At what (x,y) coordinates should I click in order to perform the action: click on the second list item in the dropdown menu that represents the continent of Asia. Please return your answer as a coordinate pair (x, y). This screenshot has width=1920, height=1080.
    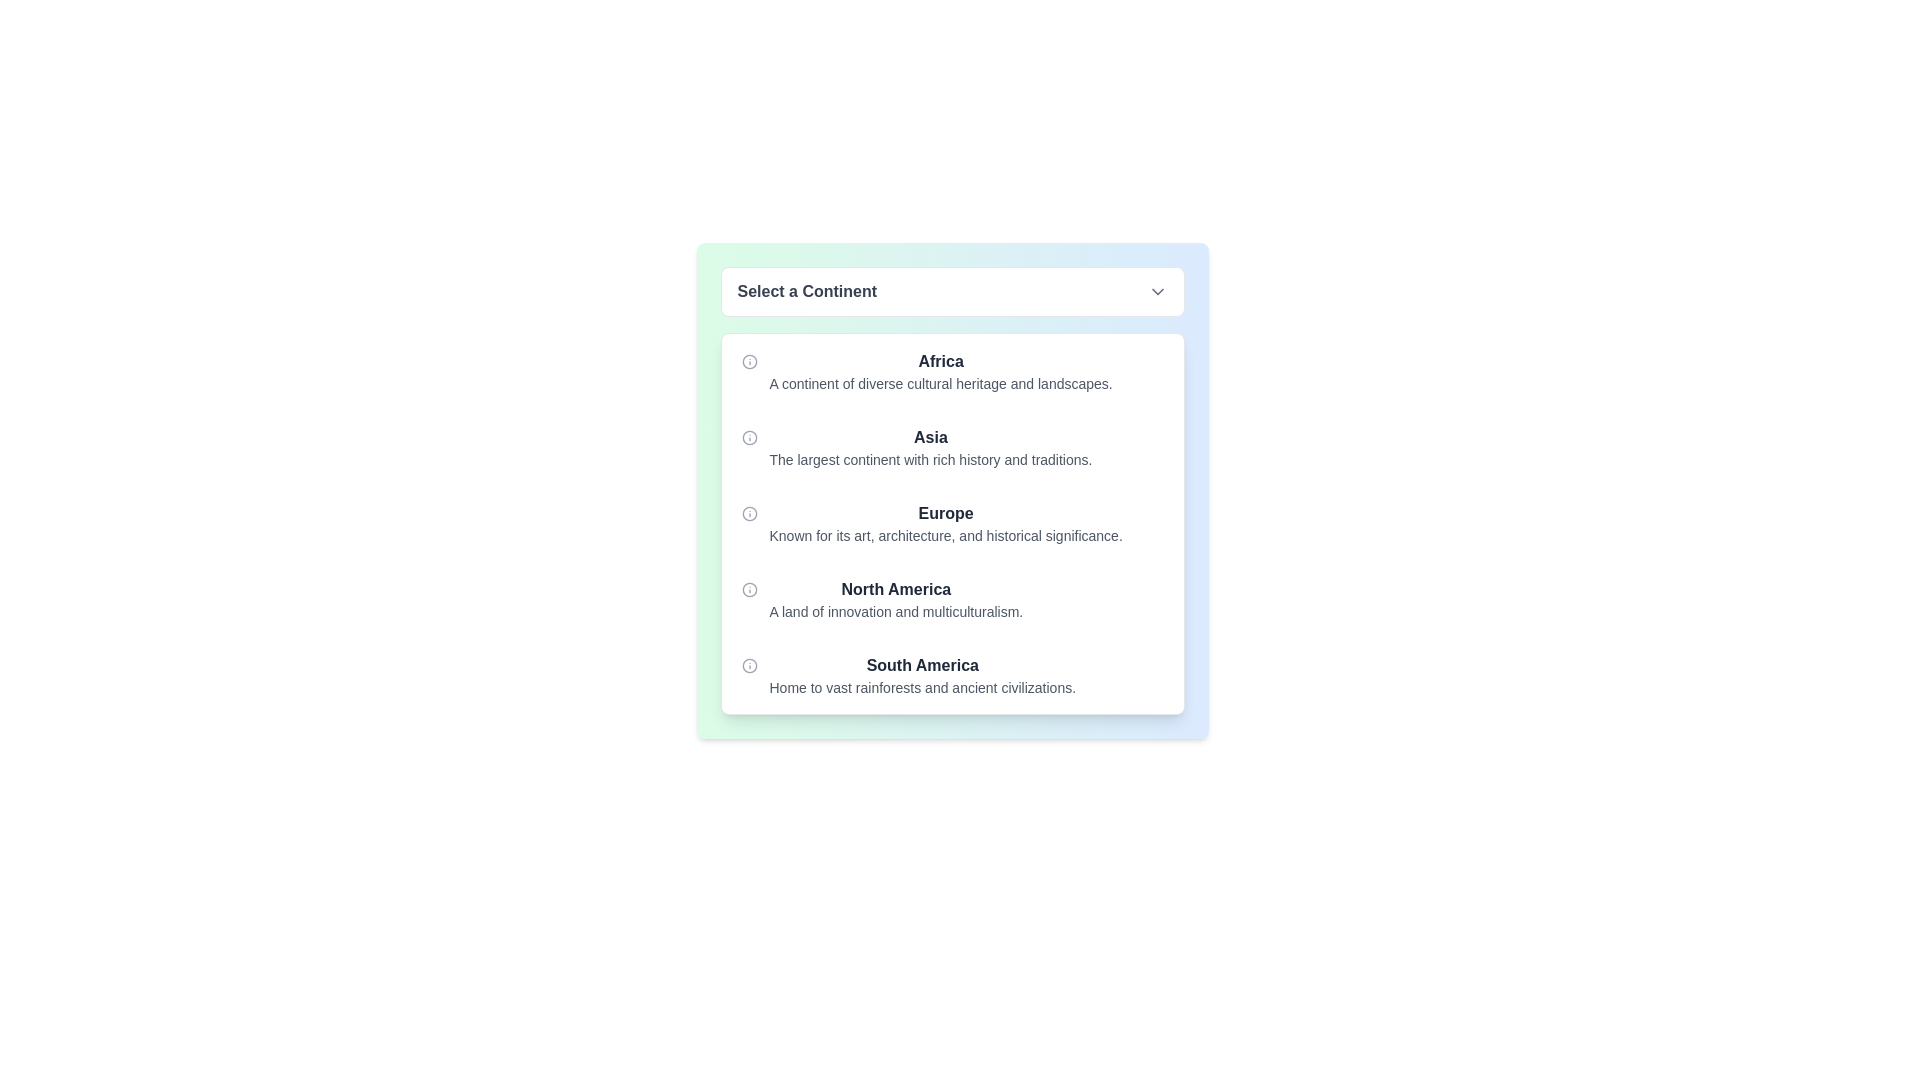
    Looking at the image, I should click on (930, 446).